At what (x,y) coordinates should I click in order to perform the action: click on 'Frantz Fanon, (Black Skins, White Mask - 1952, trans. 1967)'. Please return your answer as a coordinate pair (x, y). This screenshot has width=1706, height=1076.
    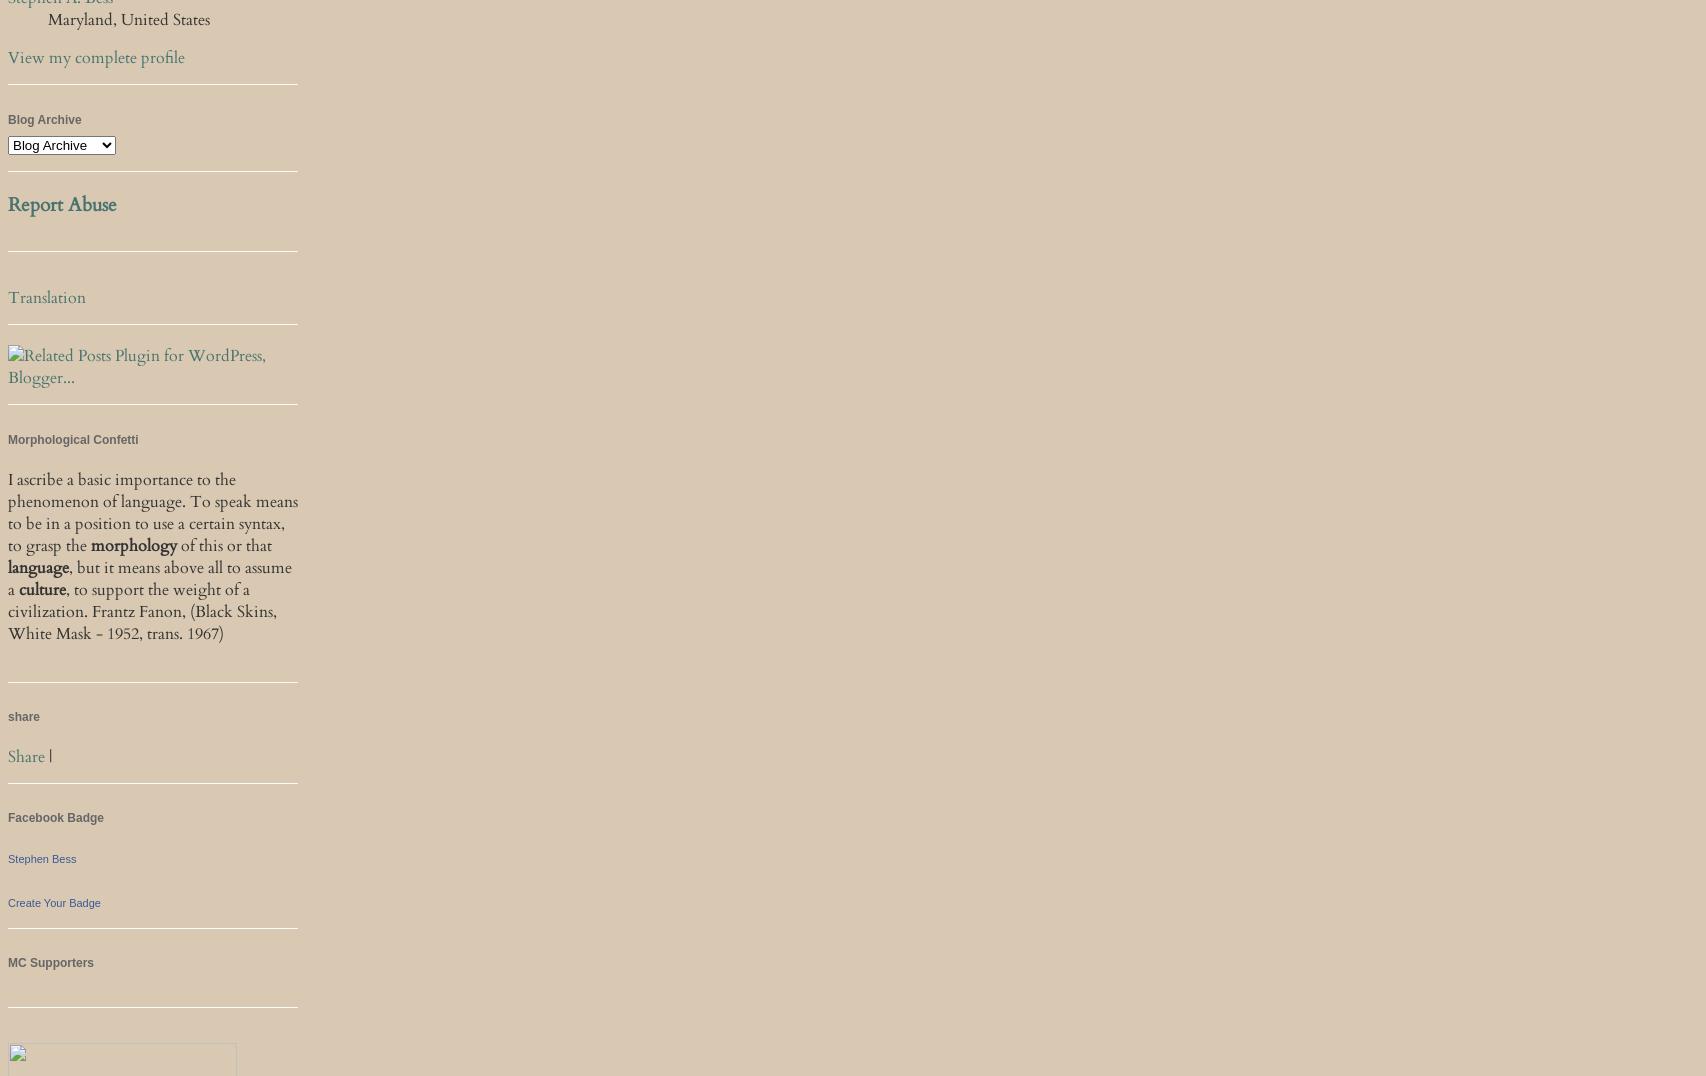
    Looking at the image, I should click on (142, 622).